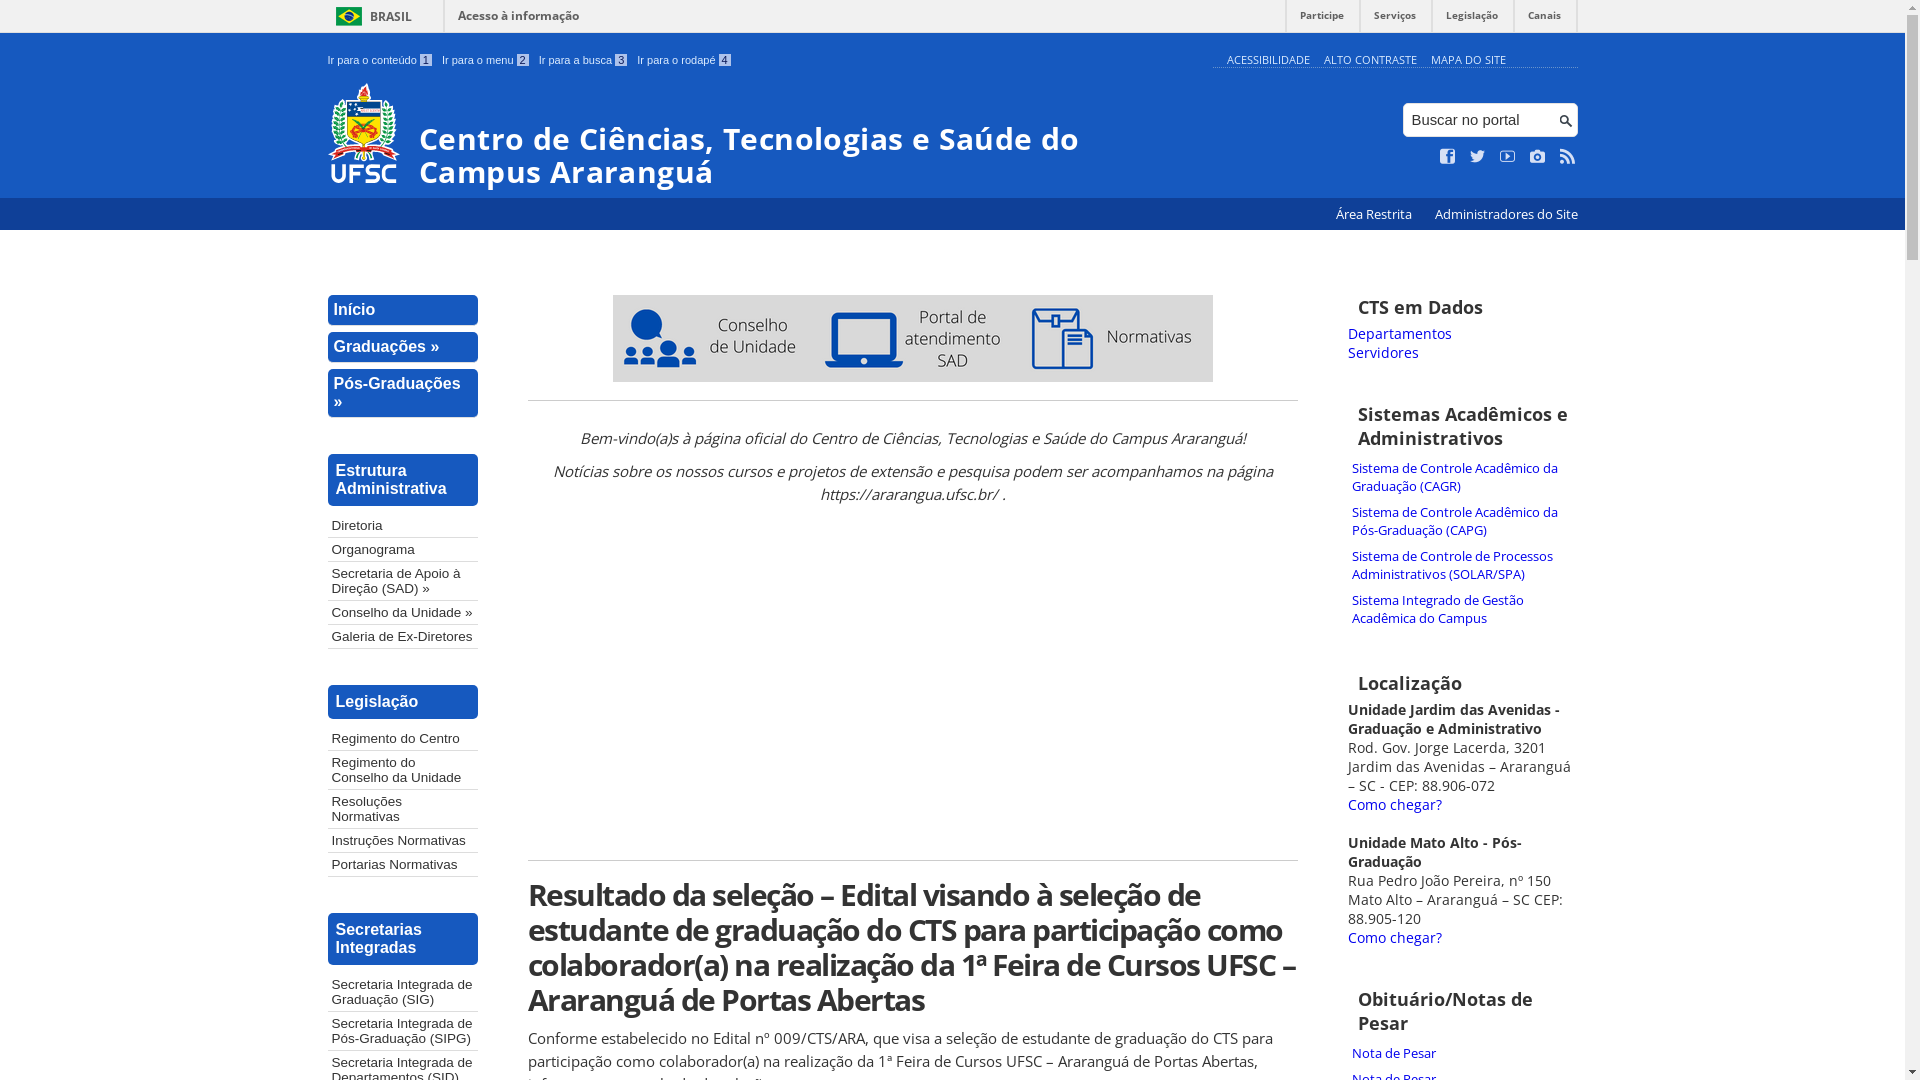 This screenshot has height=1080, width=1920. What do you see at coordinates (1369, 58) in the screenshot?
I see `'ALTO CONTRASTE'` at bounding box center [1369, 58].